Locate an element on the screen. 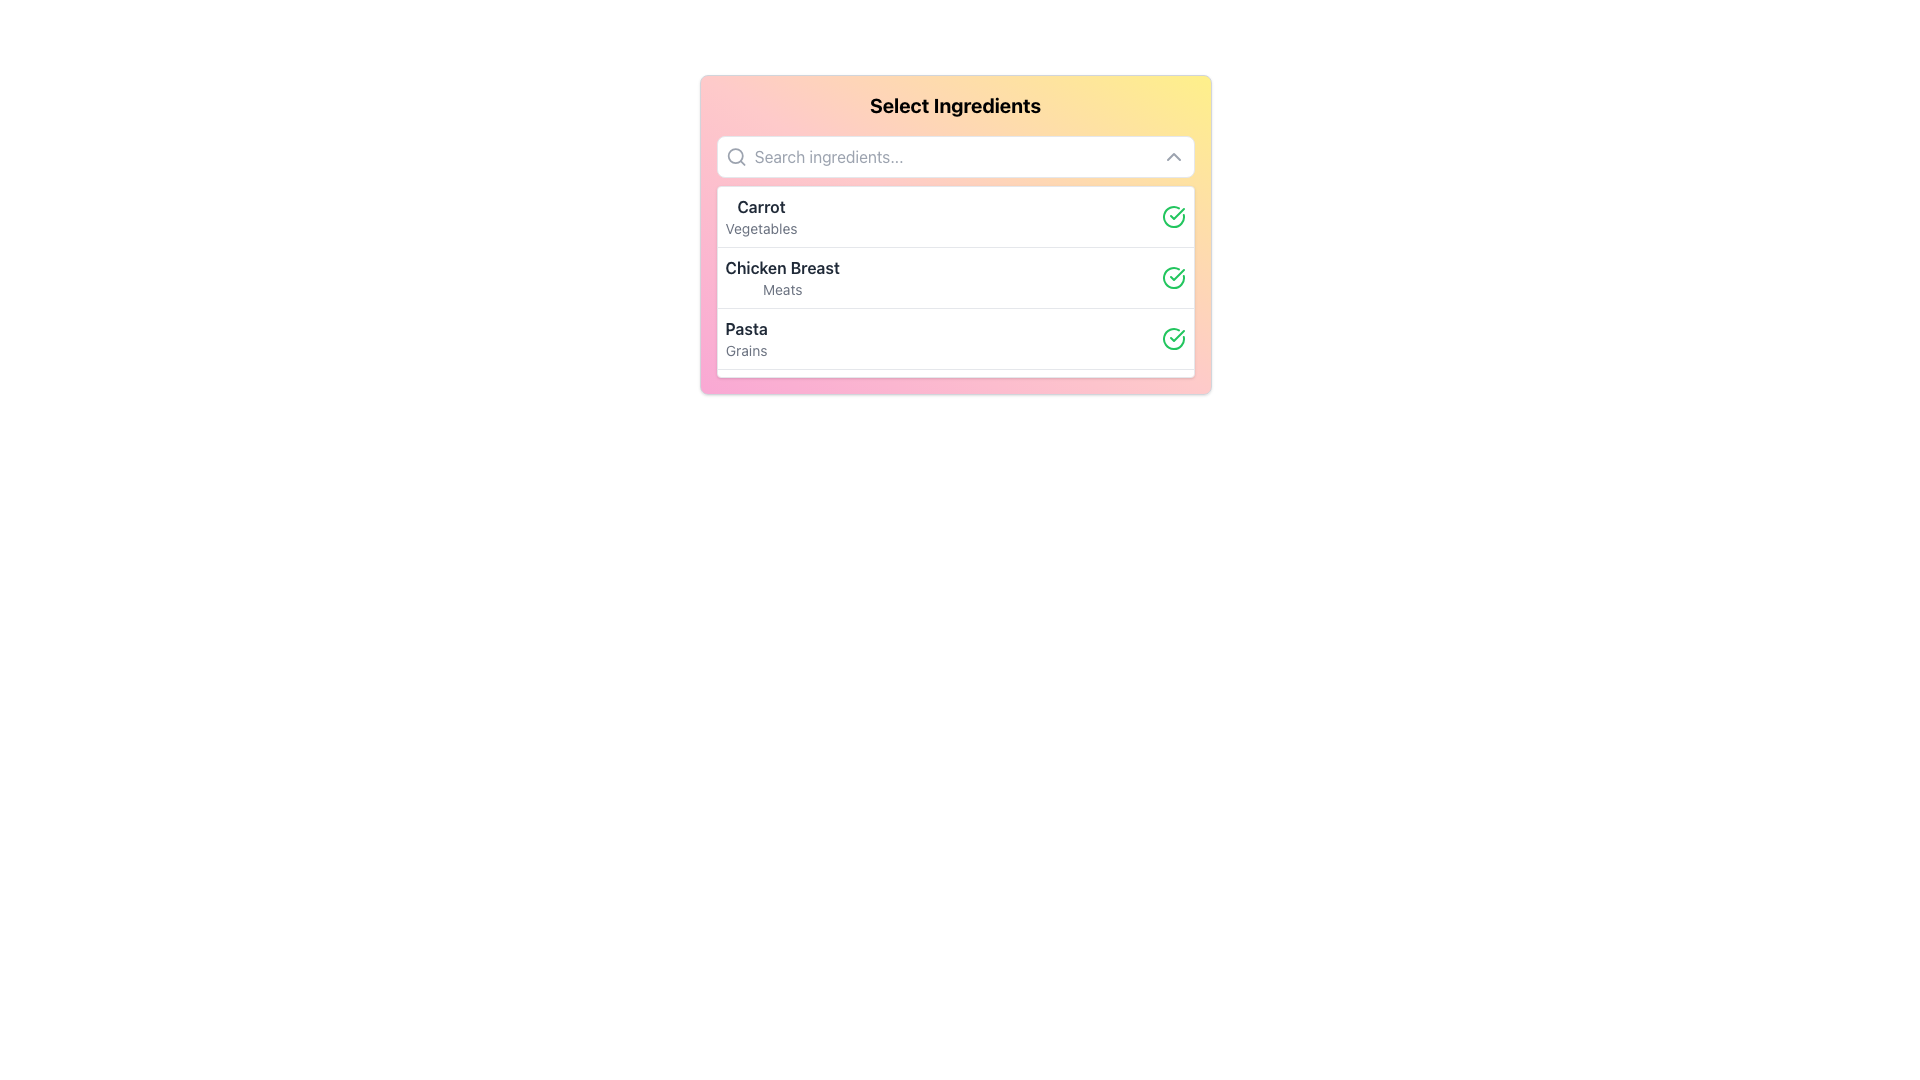  the 'Carrot' text label in the 'Select Ingredients' section is located at coordinates (760, 216).